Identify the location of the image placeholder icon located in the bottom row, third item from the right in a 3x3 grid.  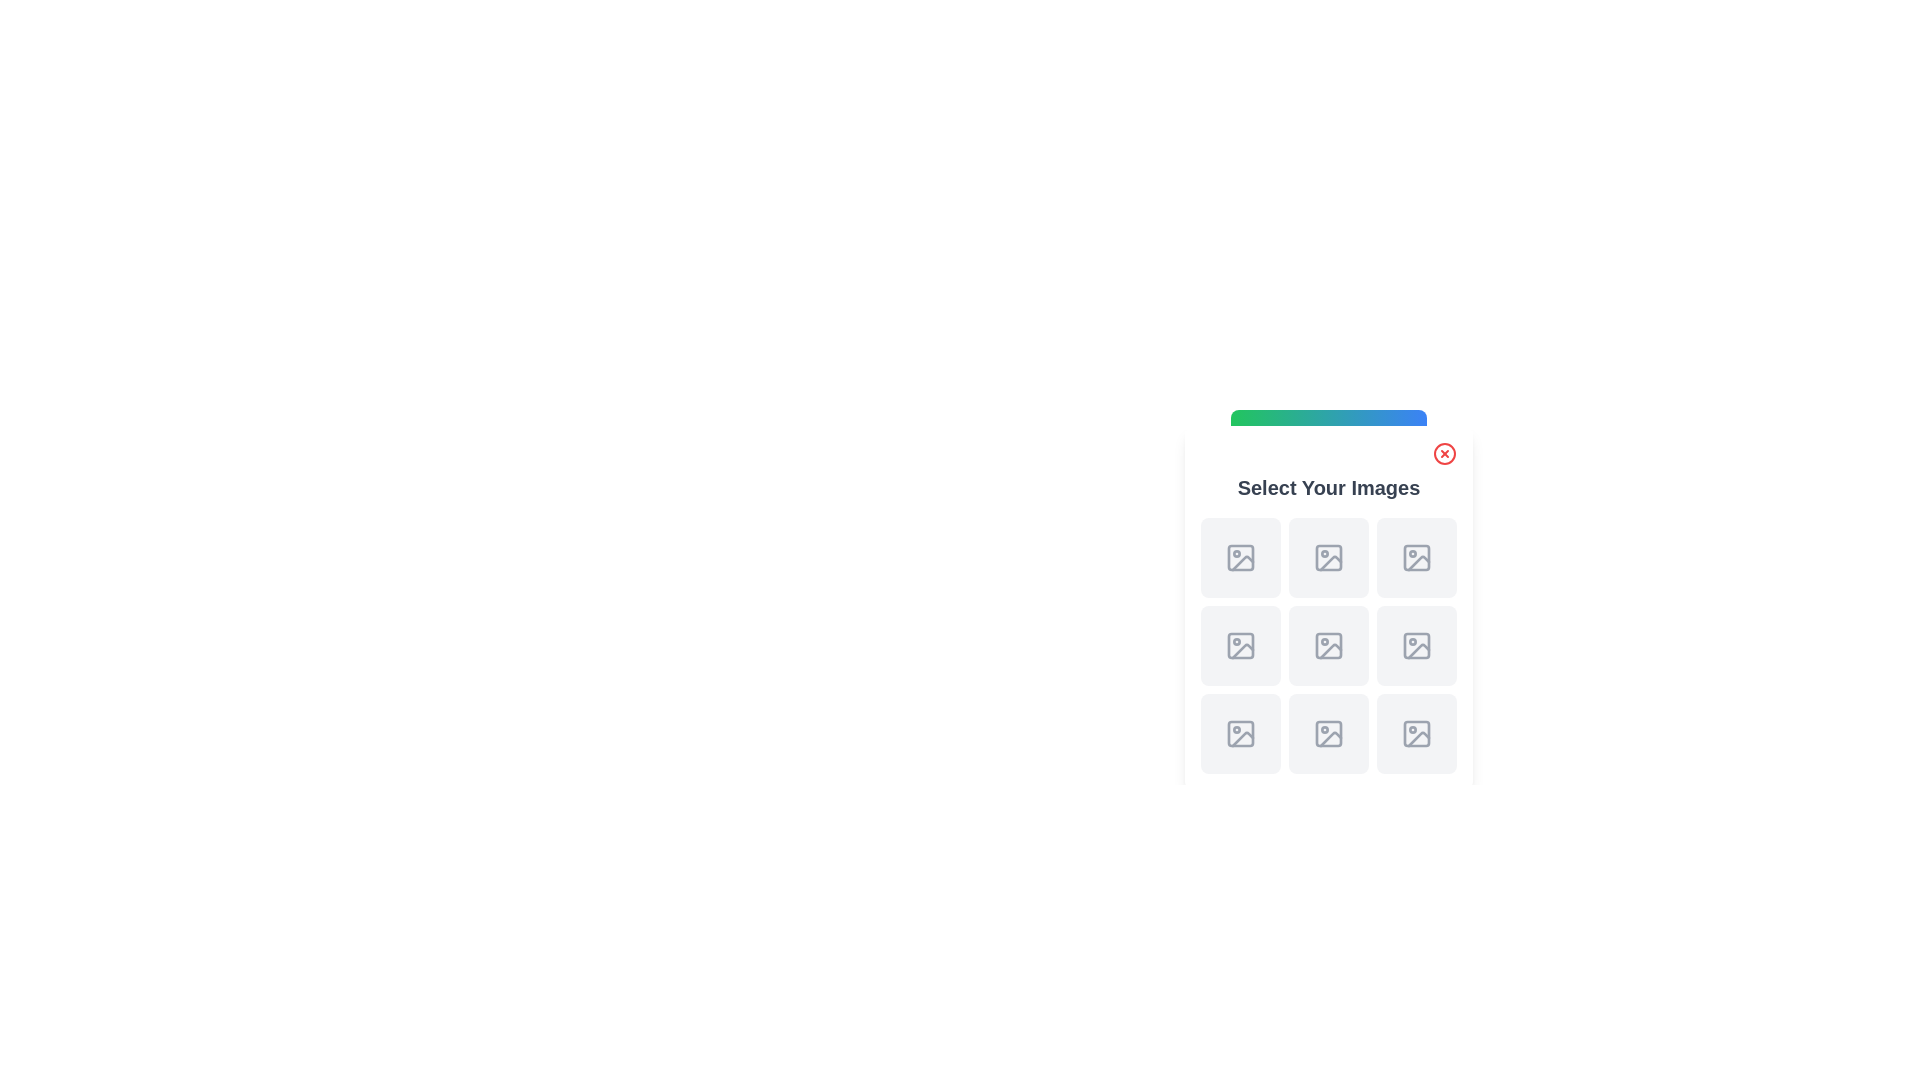
(1415, 733).